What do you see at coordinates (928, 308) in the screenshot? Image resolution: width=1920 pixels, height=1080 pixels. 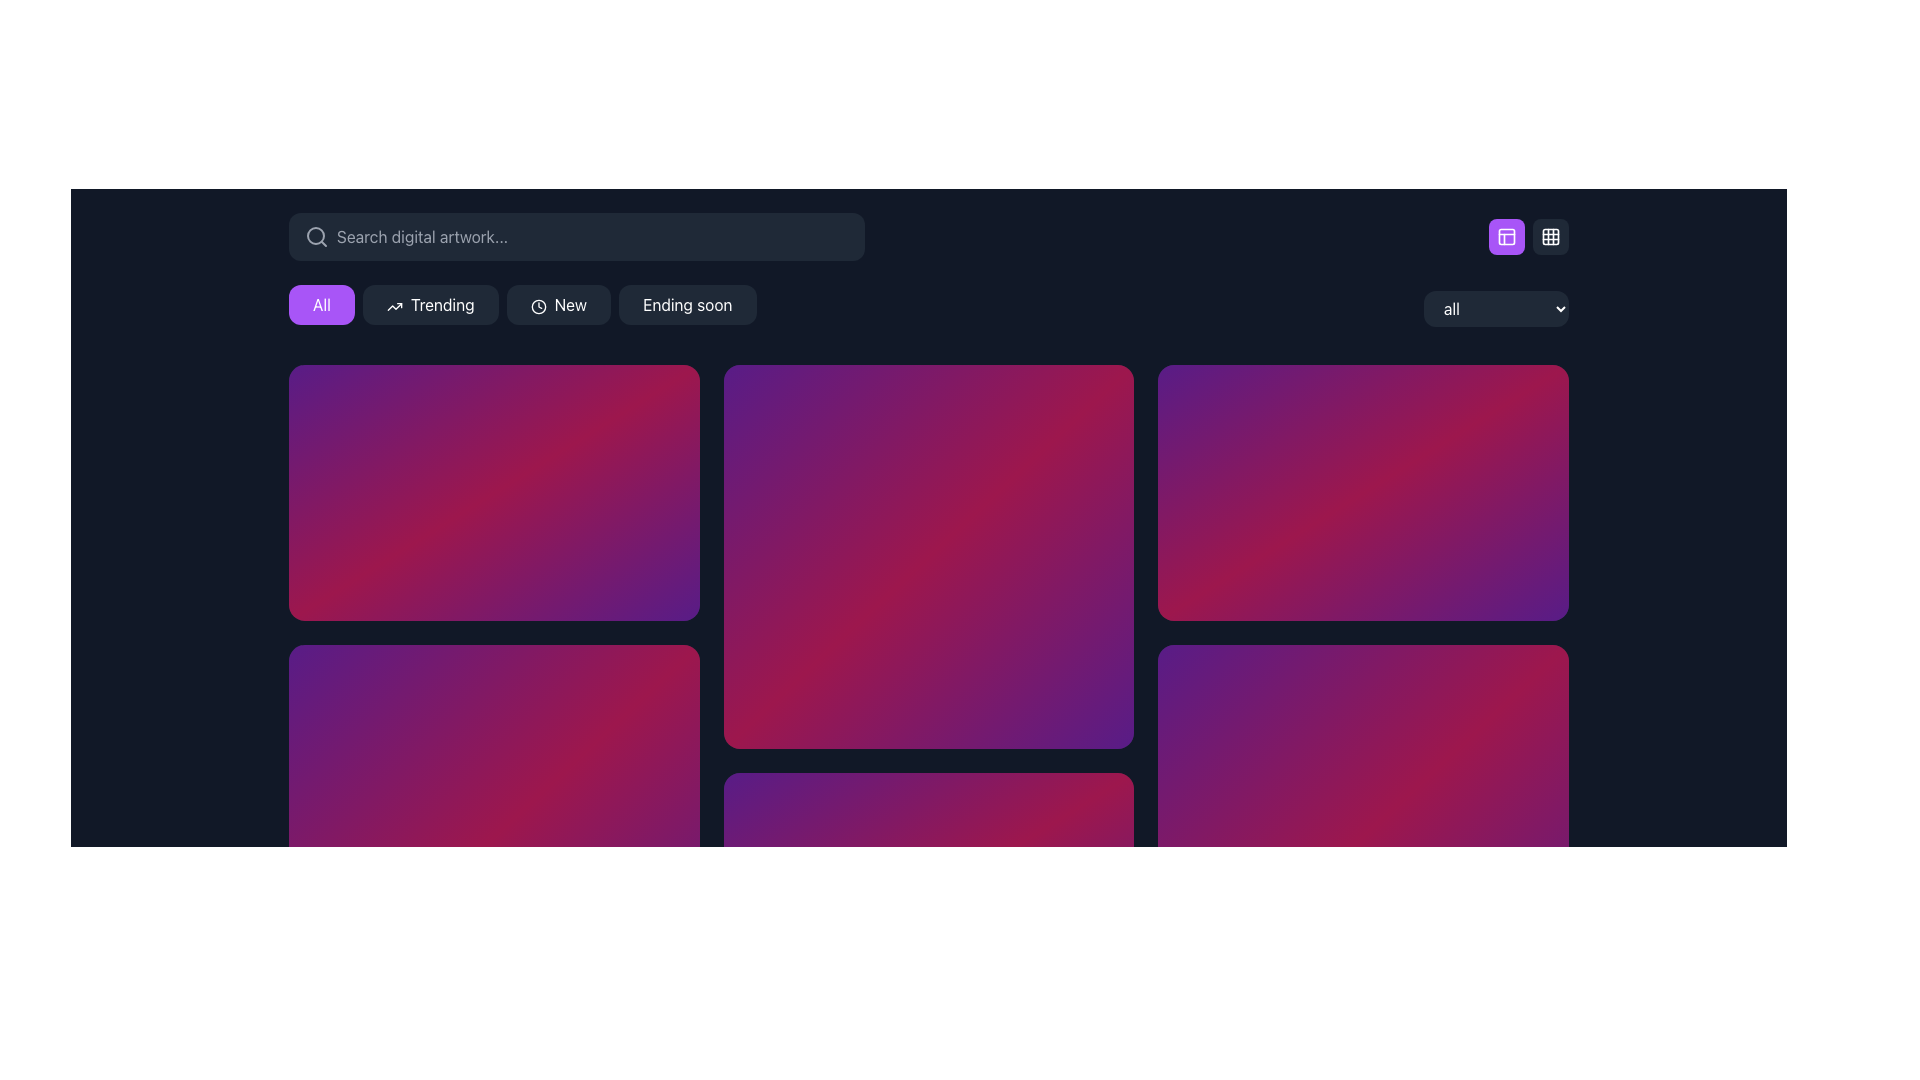 I see `the dropdown menu in the Filter bar, which is located near the top of the page and labeled 'all'` at bounding box center [928, 308].